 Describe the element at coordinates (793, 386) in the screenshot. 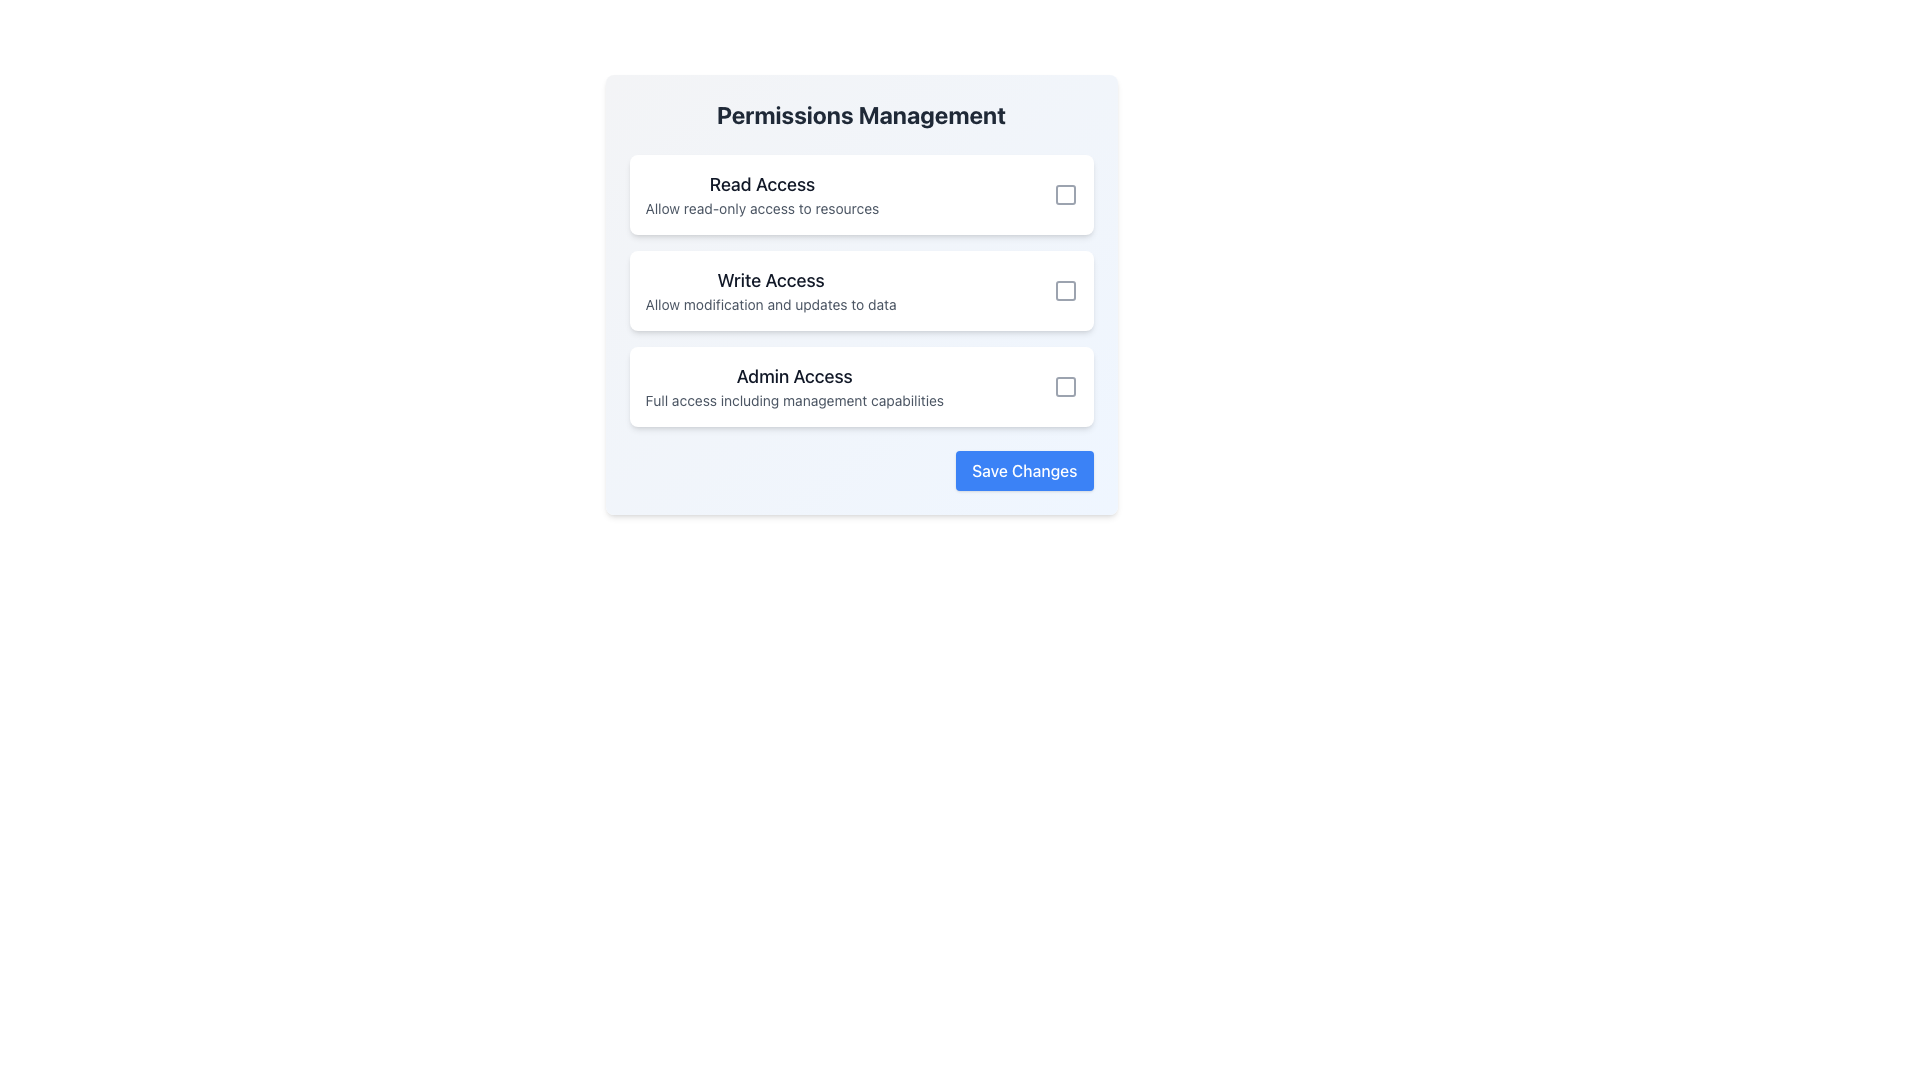

I see `the descriptive text element labeled 'Admin Access' in the third card under 'Permissions Management', which provides information about the access permission level` at that location.